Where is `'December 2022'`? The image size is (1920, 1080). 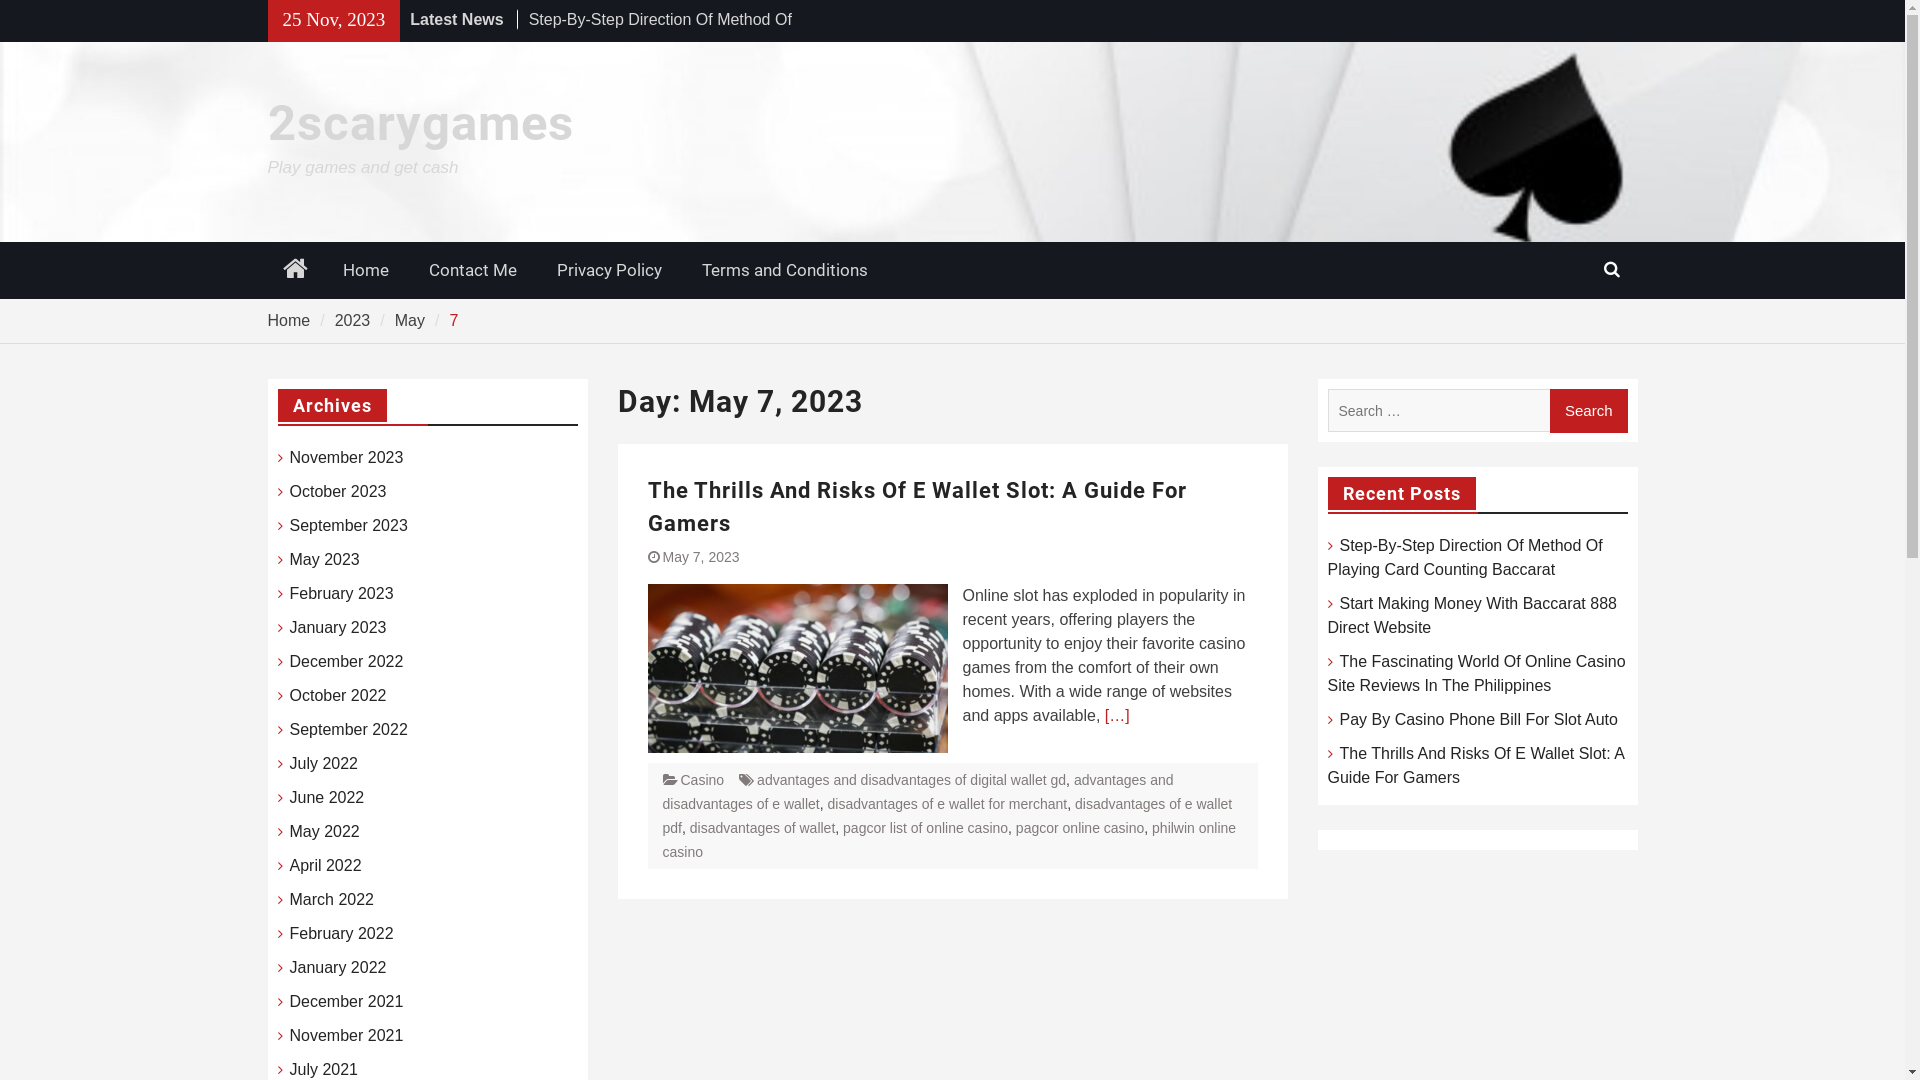 'December 2022' is located at coordinates (346, 662).